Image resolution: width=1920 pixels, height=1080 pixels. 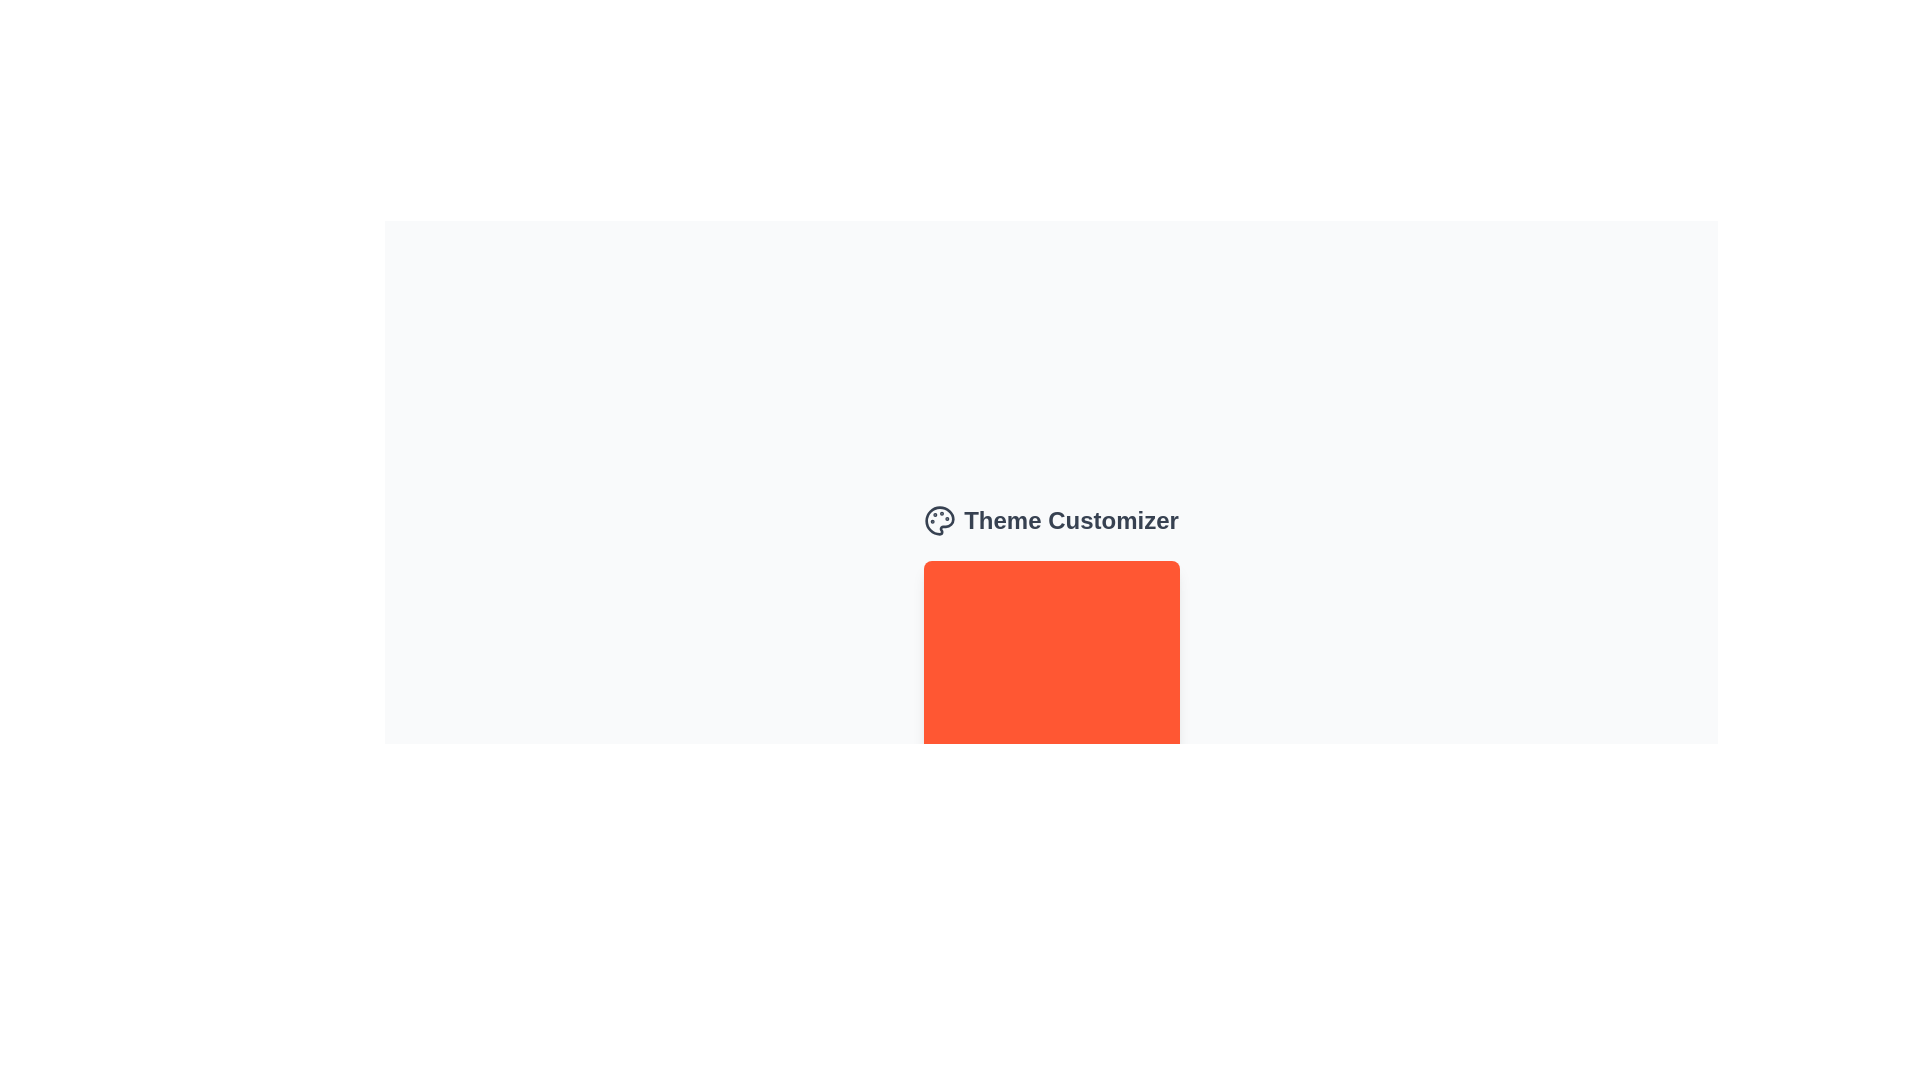 What do you see at coordinates (1050, 519) in the screenshot?
I see `text combined with an illustrative icon located near the upper middle section of the interface, above the large orange square, which indicates customization options for themes or styles` at bounding box center [1050, 519].